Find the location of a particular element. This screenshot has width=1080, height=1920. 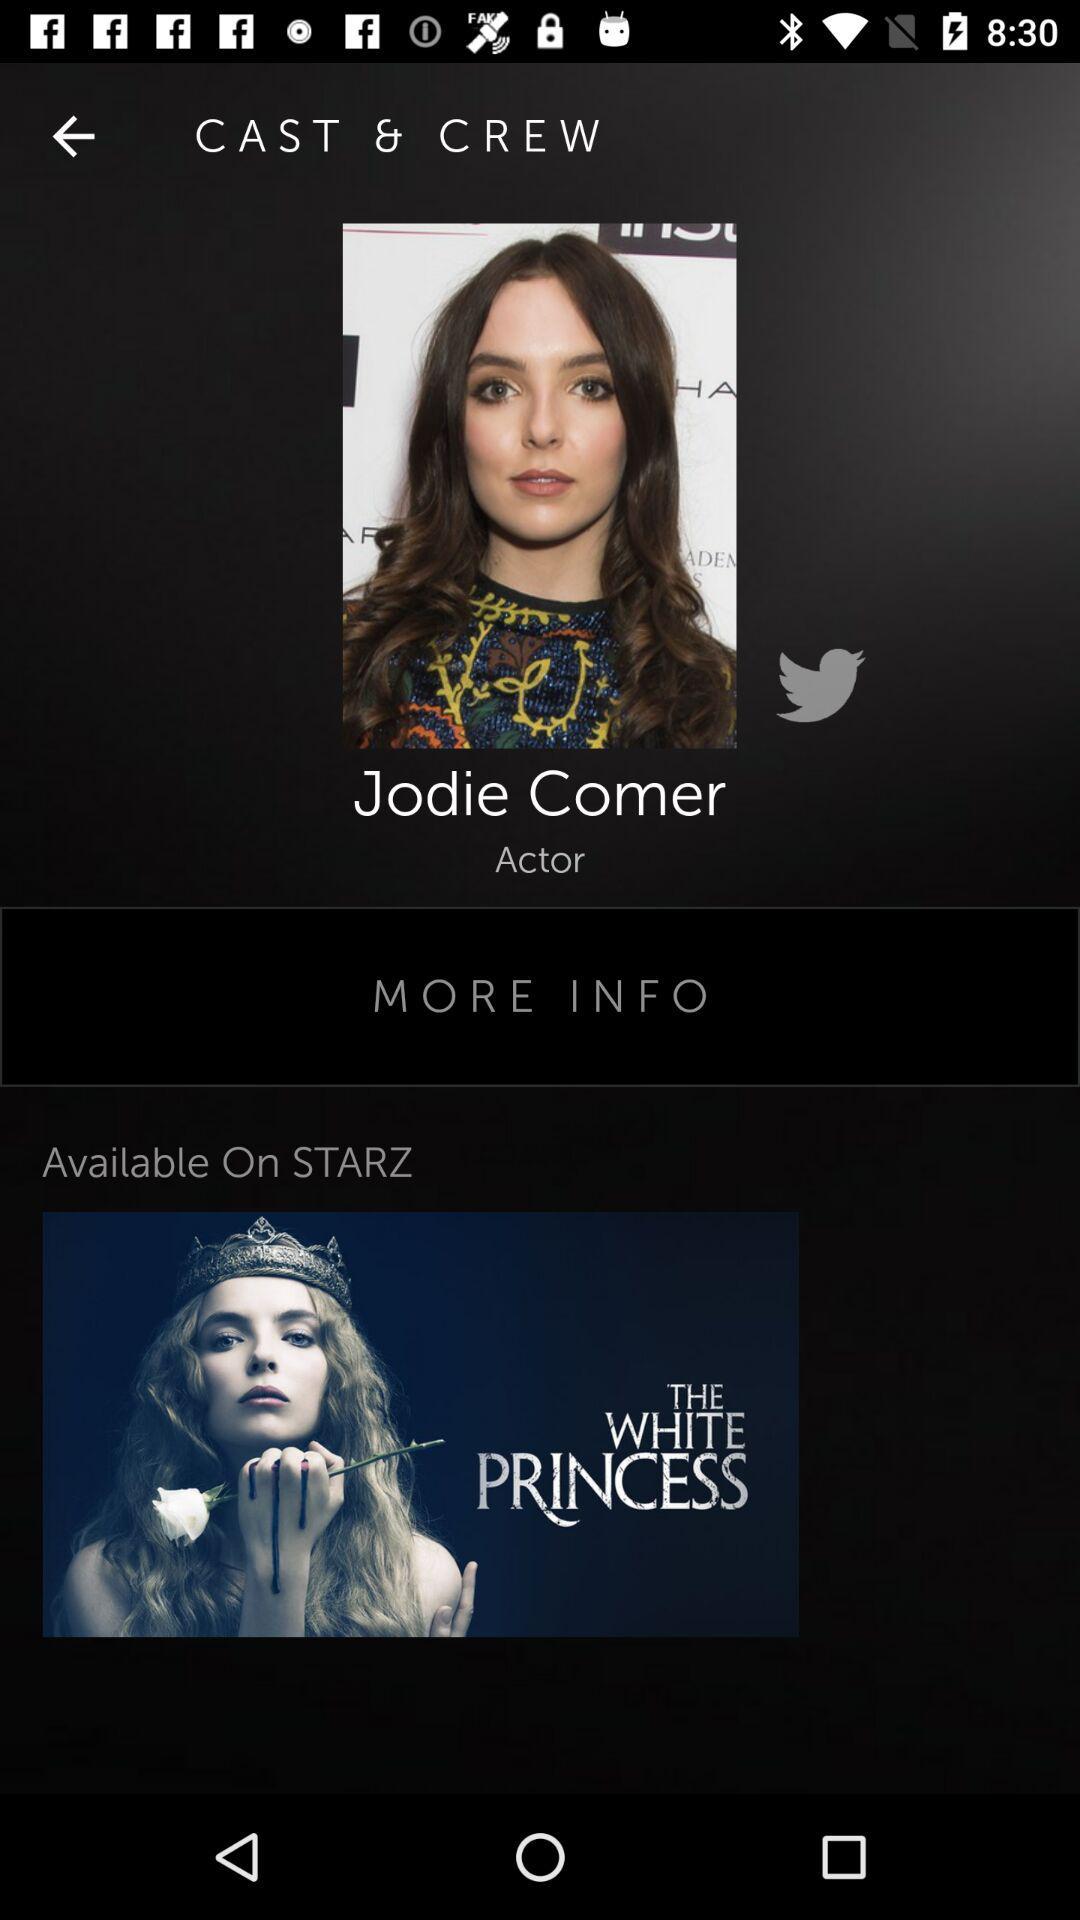

icon above the jodie comer is located at coordinates (820, 686).